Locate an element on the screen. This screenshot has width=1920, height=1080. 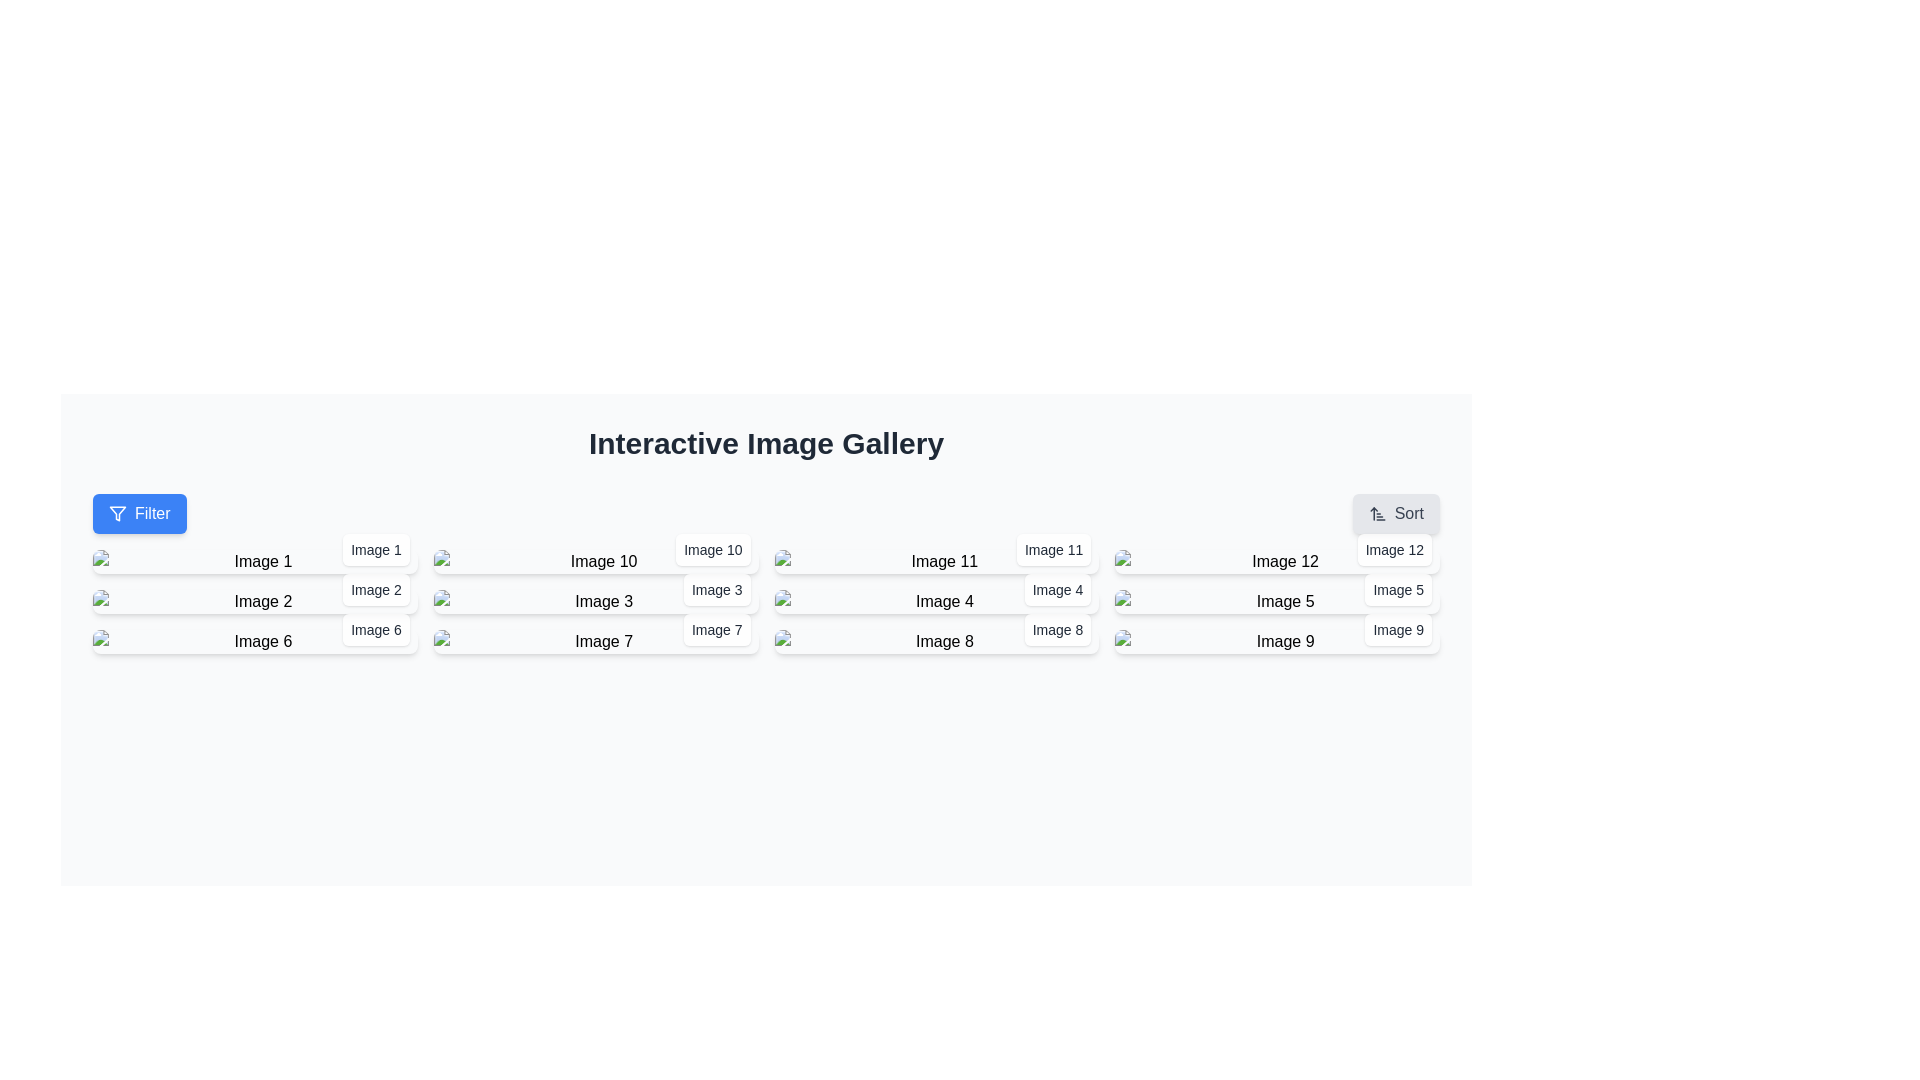
the text content within the clickable button that filters displayed content, located on the left side of the interface near the top of a grid of image-related controls is located at coordinates (151, 512).